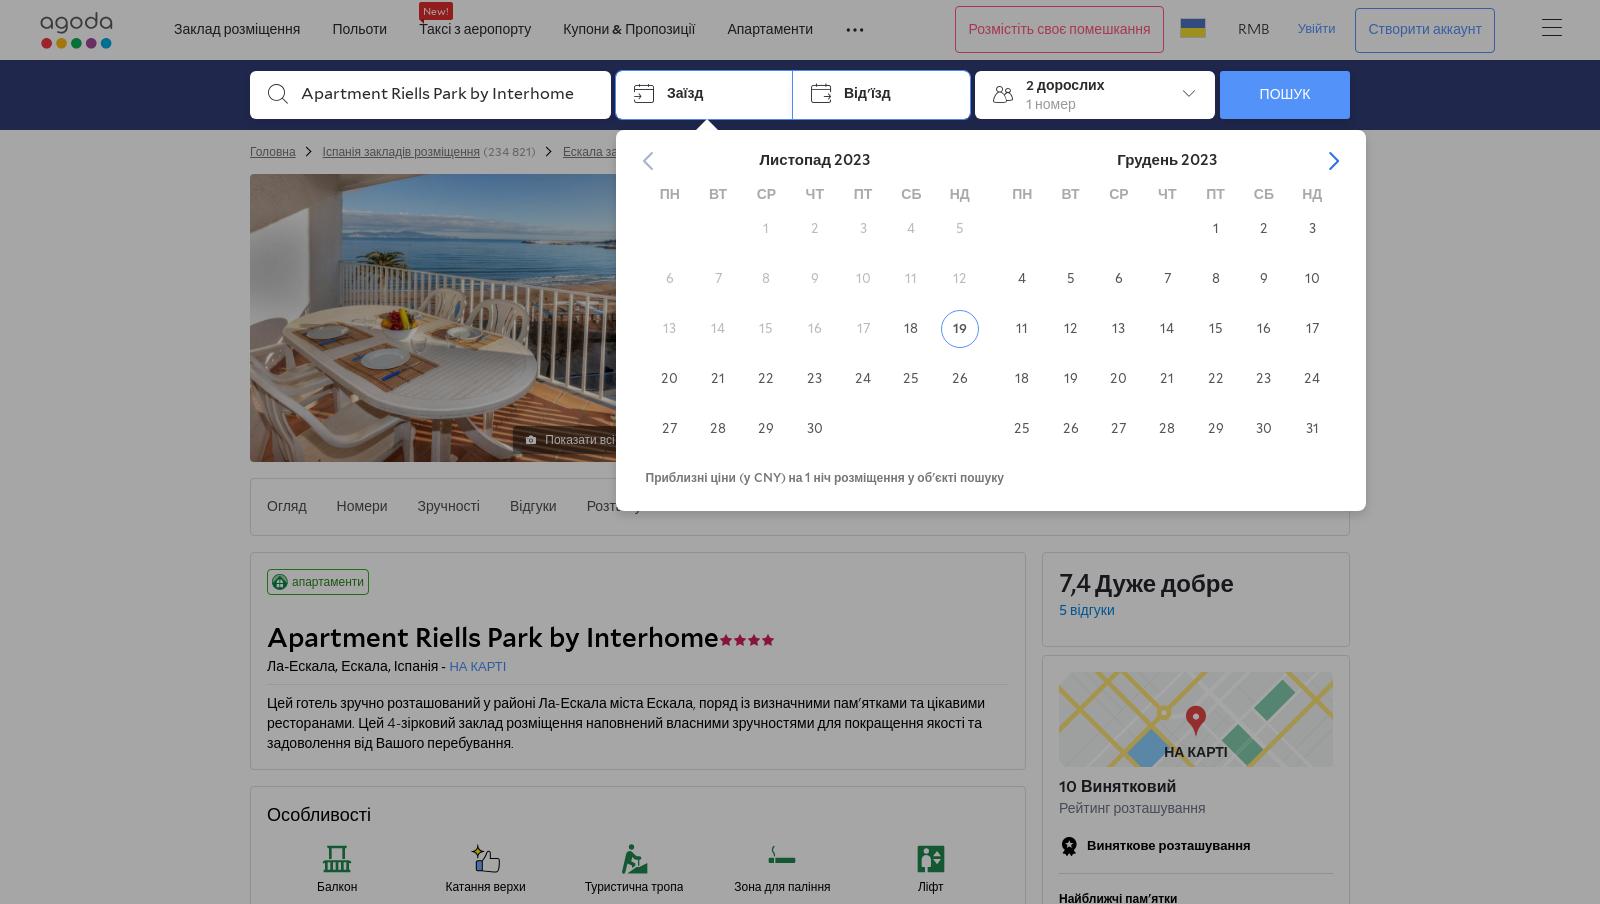 The width and height of the screenshot is (1600, 904). What do you see at coordinates (625, 722) in the screenshot?
I see `'Цей готель зручно розташований у районі Ла-Ескала міста Ескала, поряд із визначними пам'ятками та цікавими ресторанами. Цей 4-зірковий заклад розміщення наповнений власними зручностями для покращення якості та задоволення від Вашого перебування.'` at bounding box center [625, 722].